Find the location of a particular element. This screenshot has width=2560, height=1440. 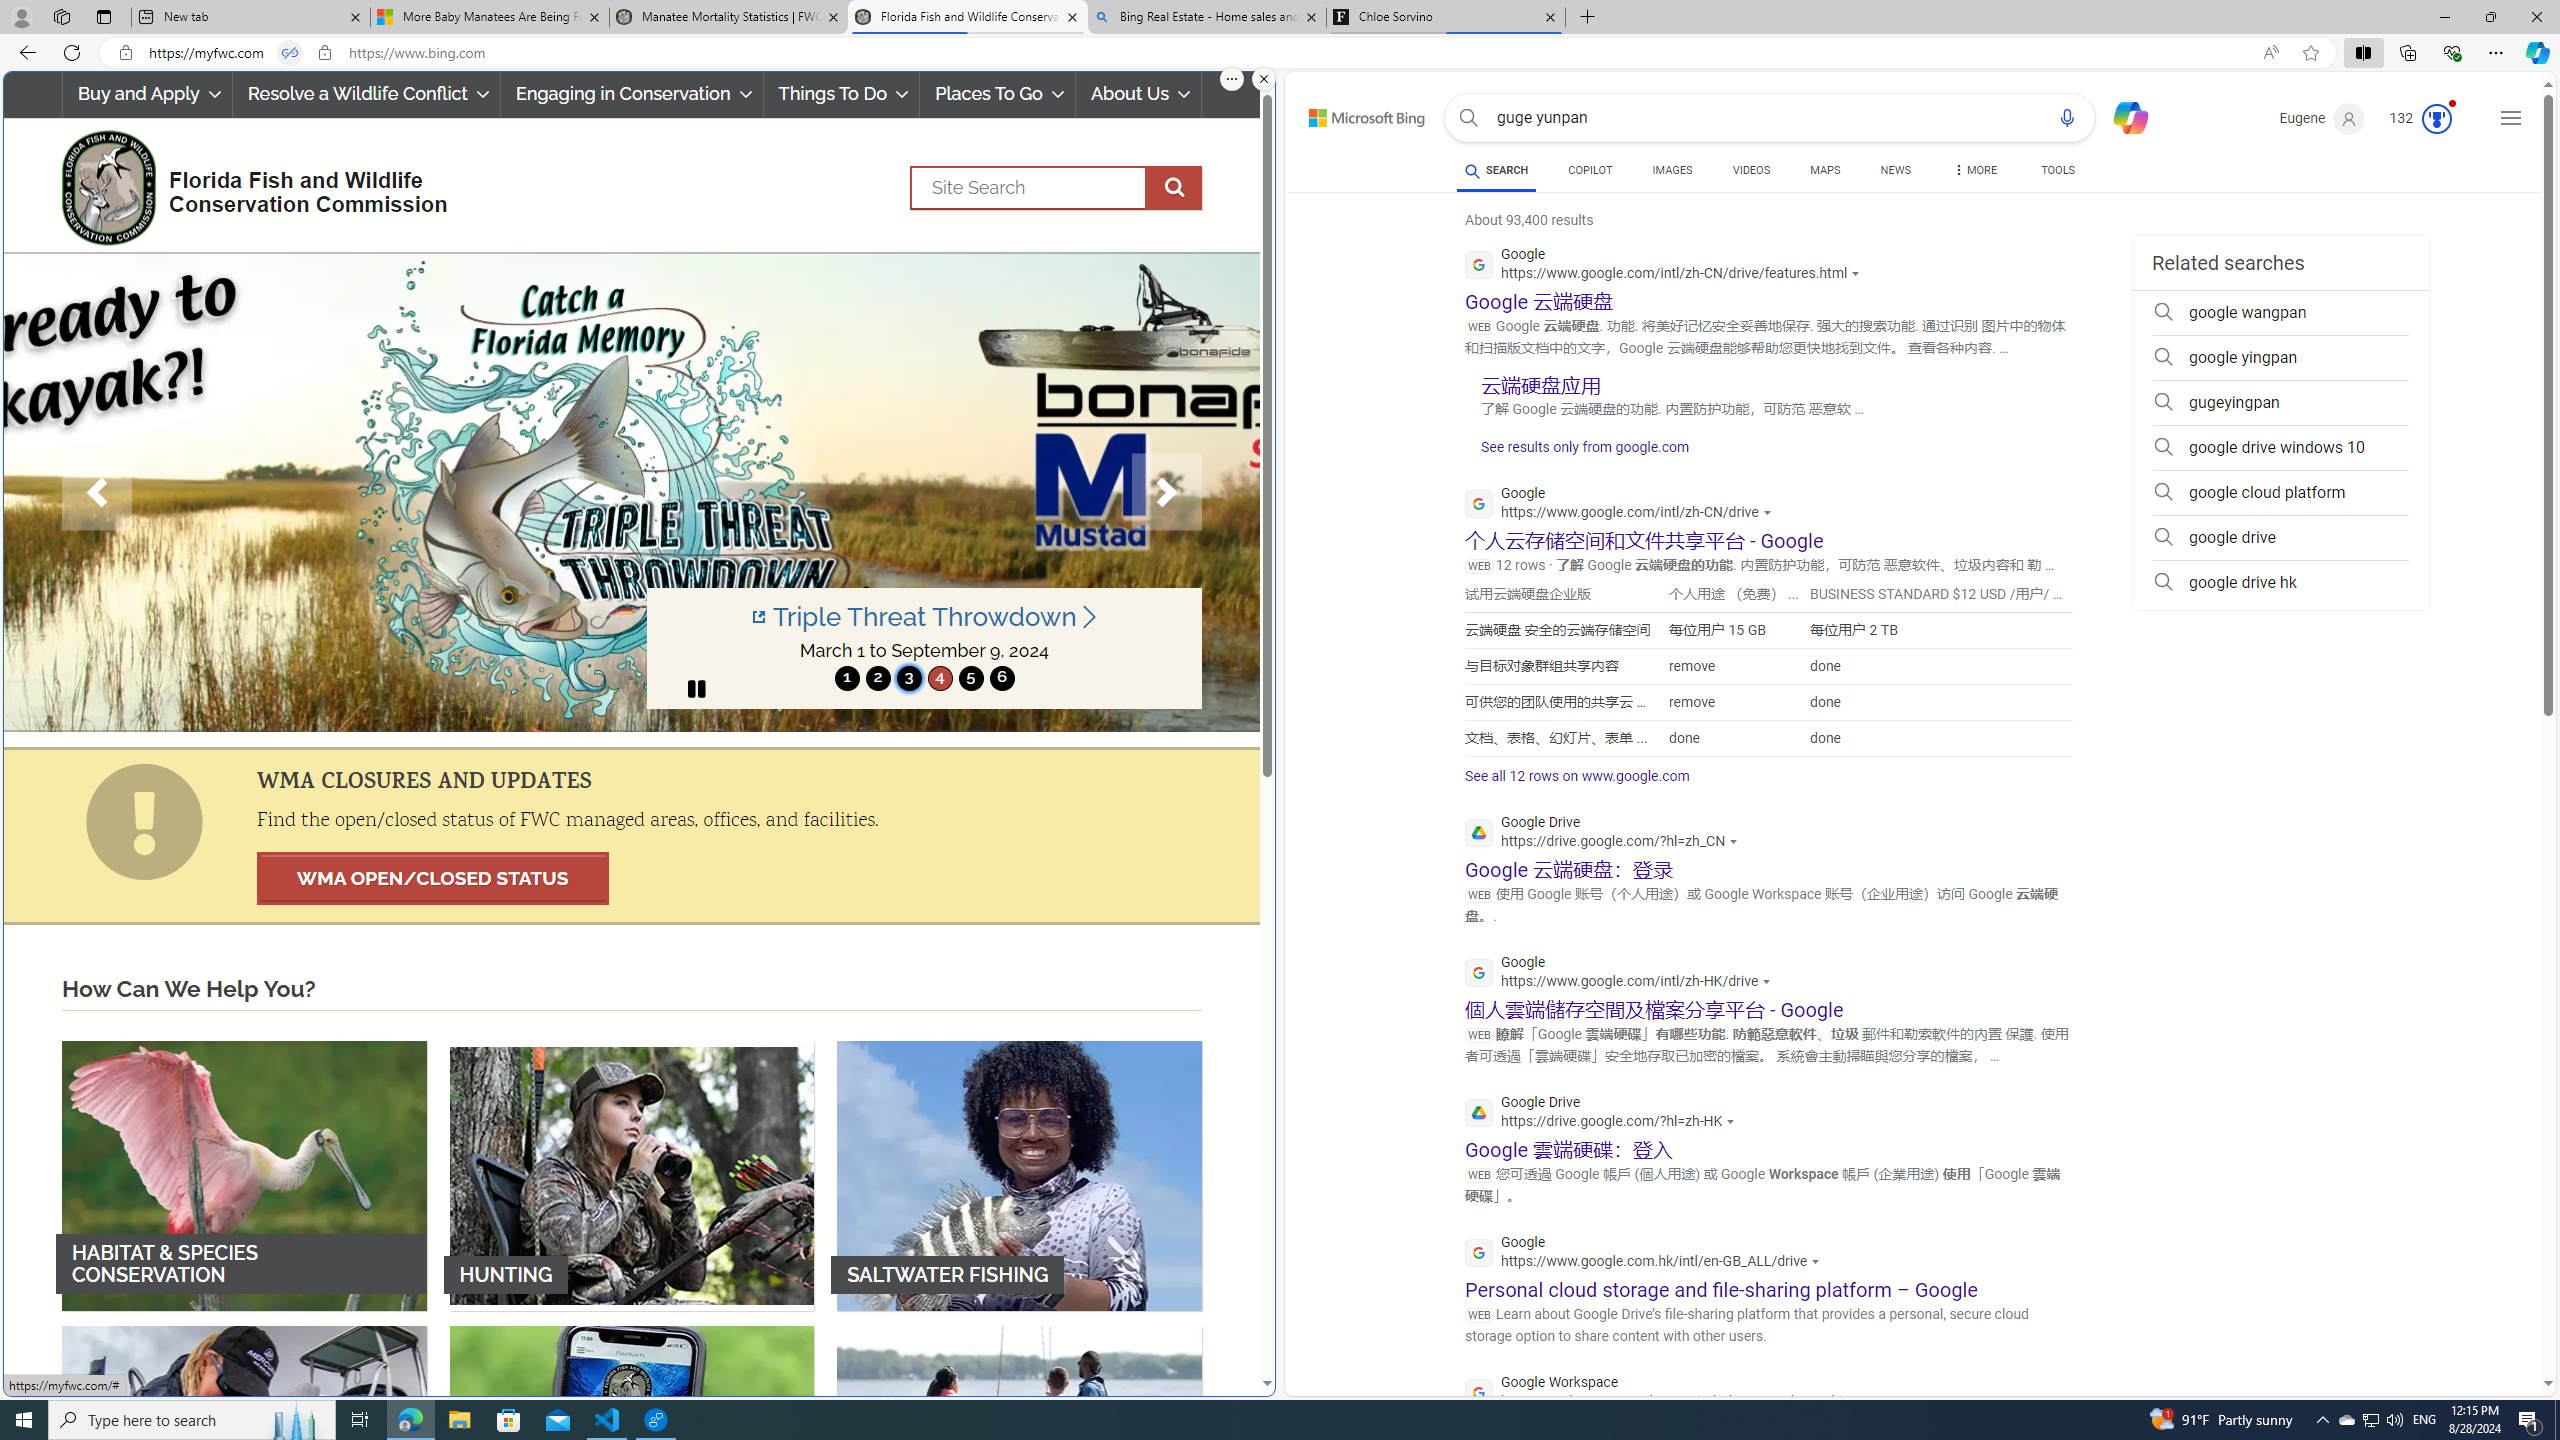

'MORE' is located at coordinates (1974, 172).